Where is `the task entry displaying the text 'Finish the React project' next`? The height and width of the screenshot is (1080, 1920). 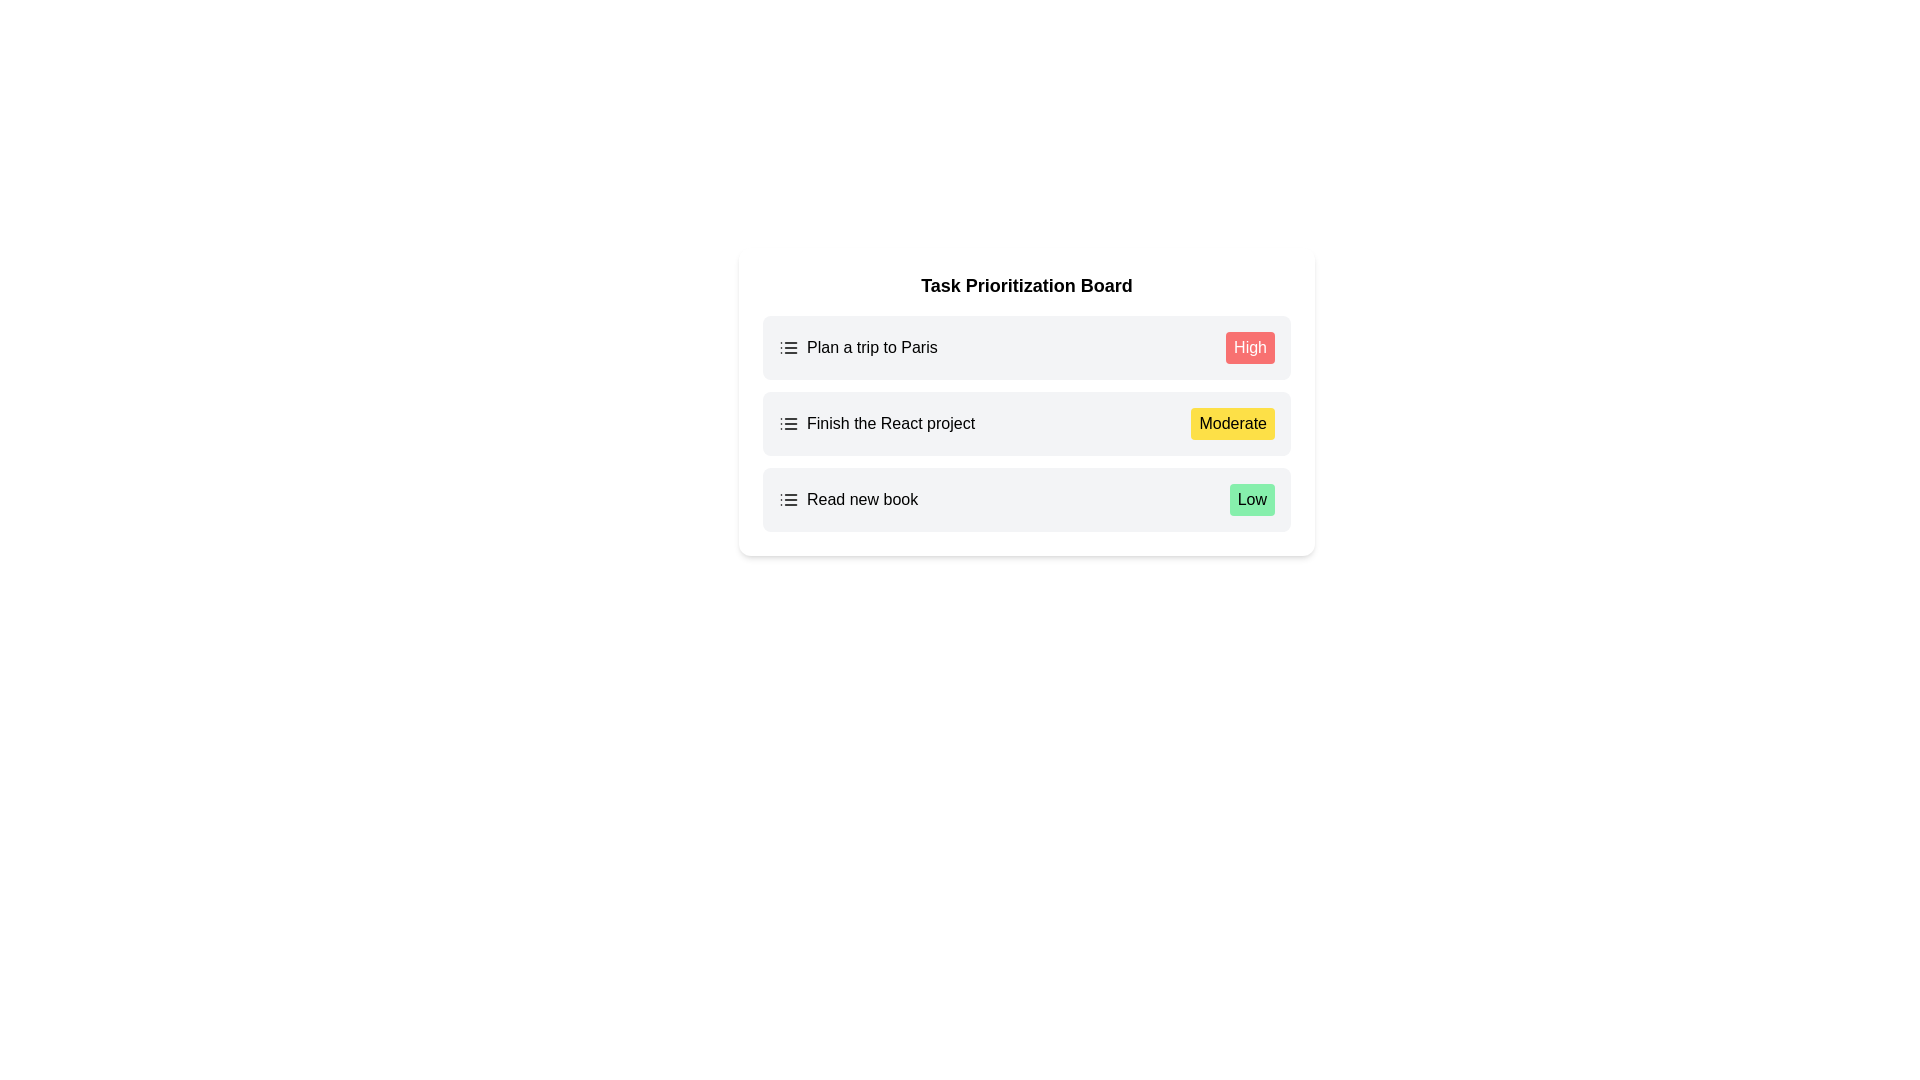
the task entry displaying the text 'Finish the React project' next is located at coordinates (877, 423).